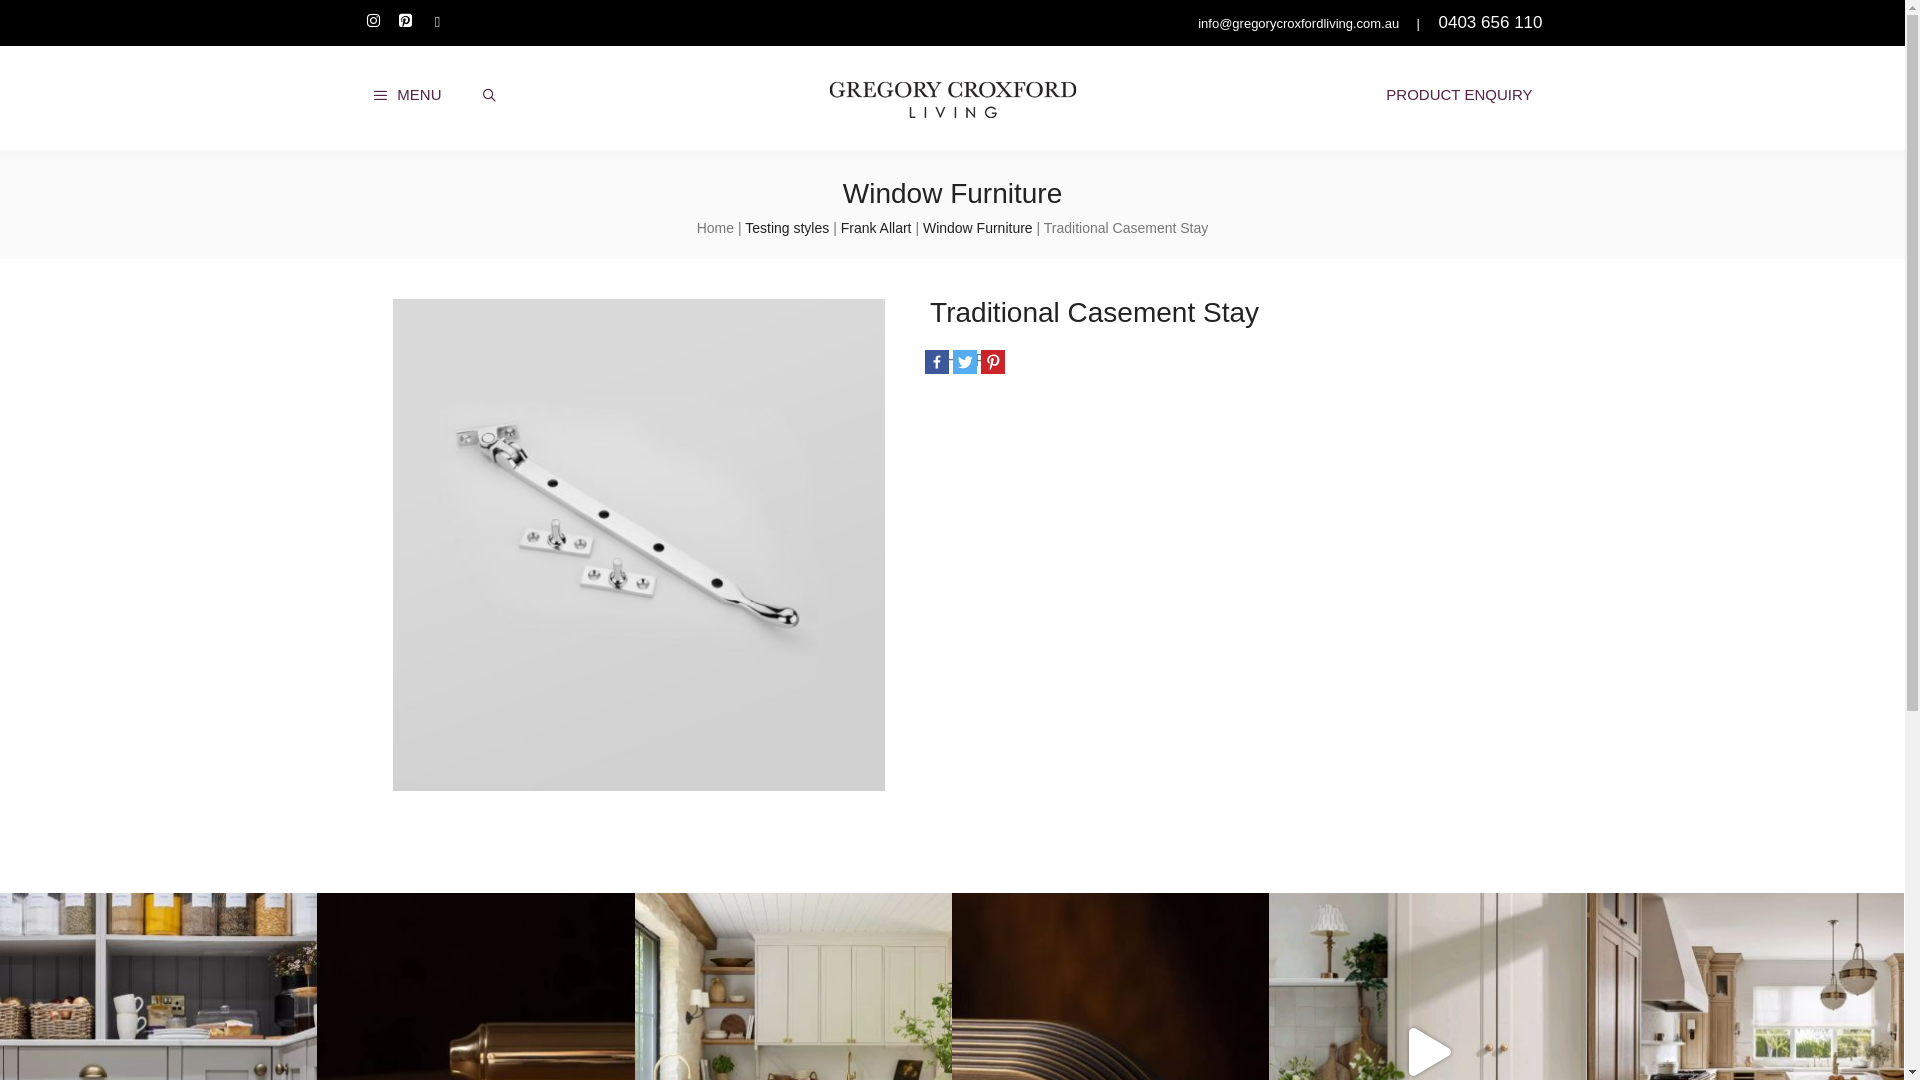  What do you see at coordinates (1459, 95) in the screenshot?
I see `'PRODUCT ENQUIRY'` at bounding box center [1459, 95].